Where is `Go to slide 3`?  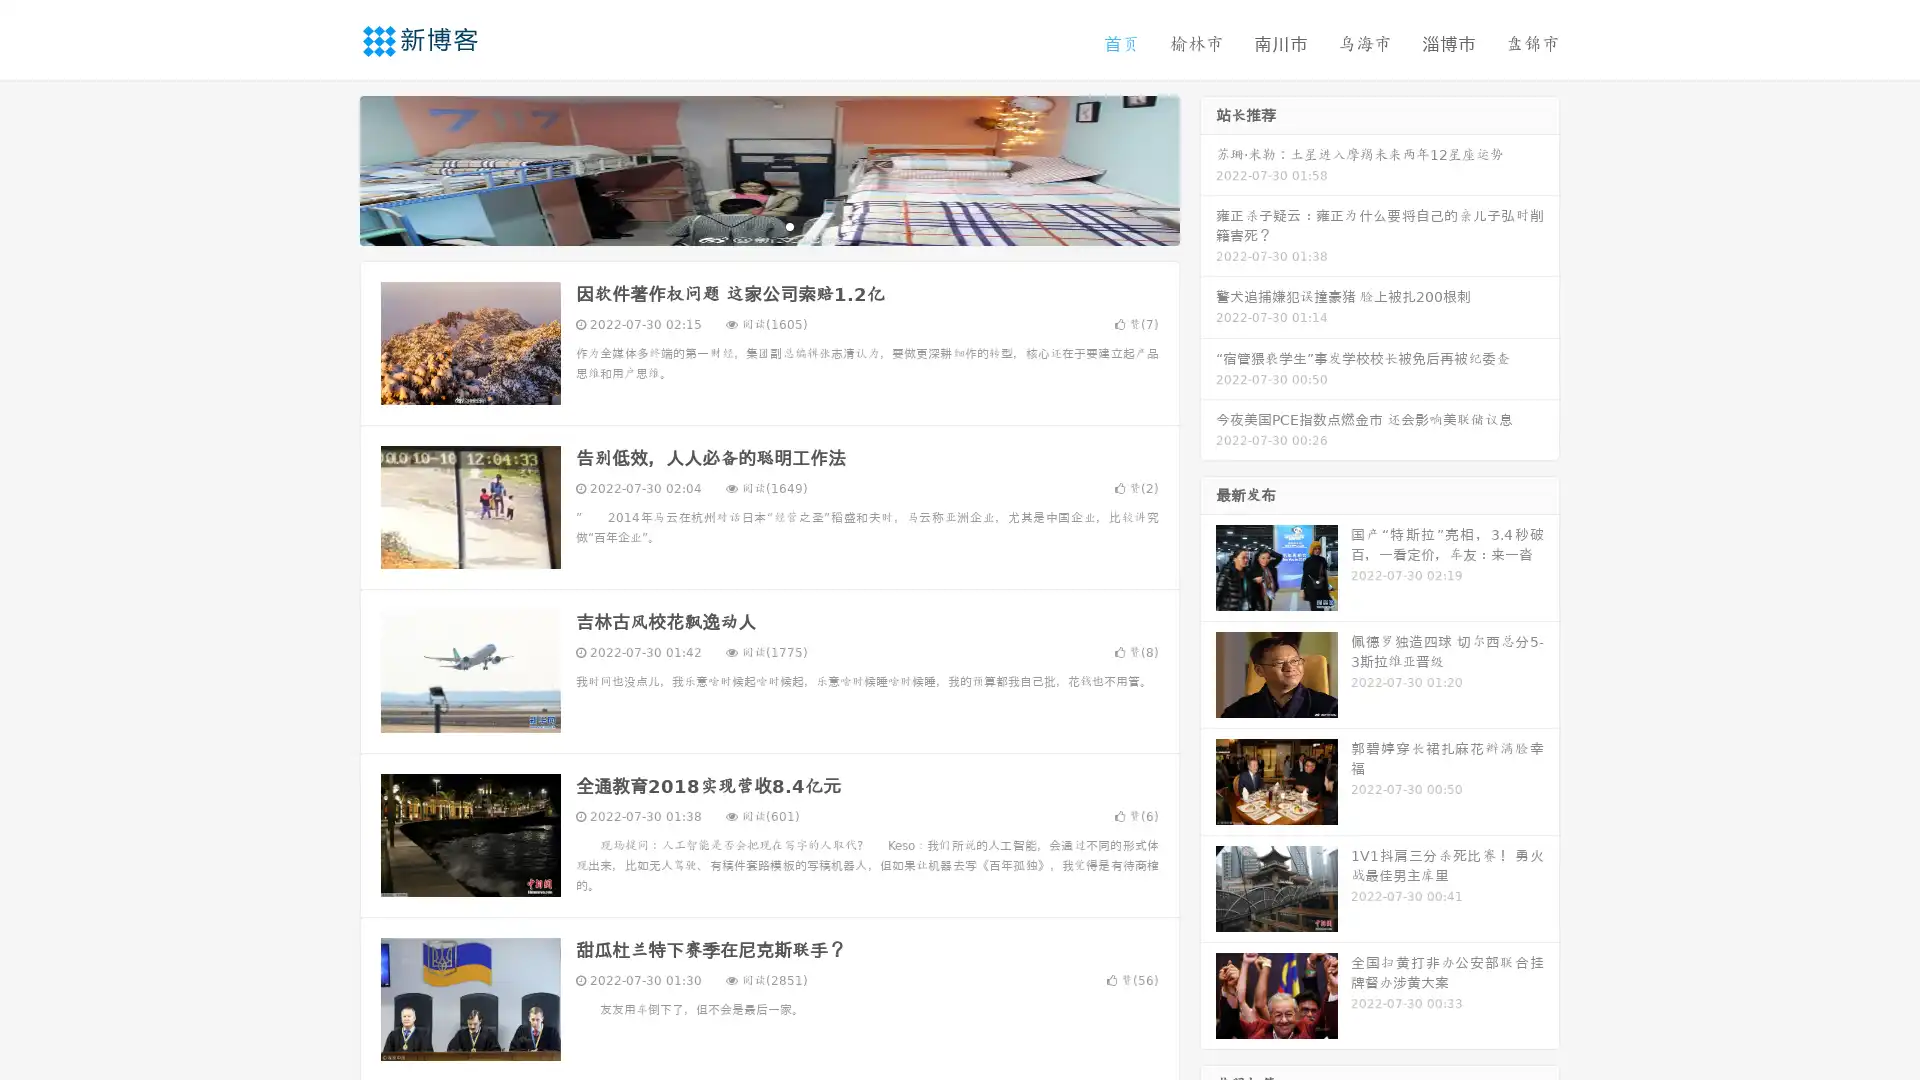 Go to slide 3 is located at coordinates (789, 225).